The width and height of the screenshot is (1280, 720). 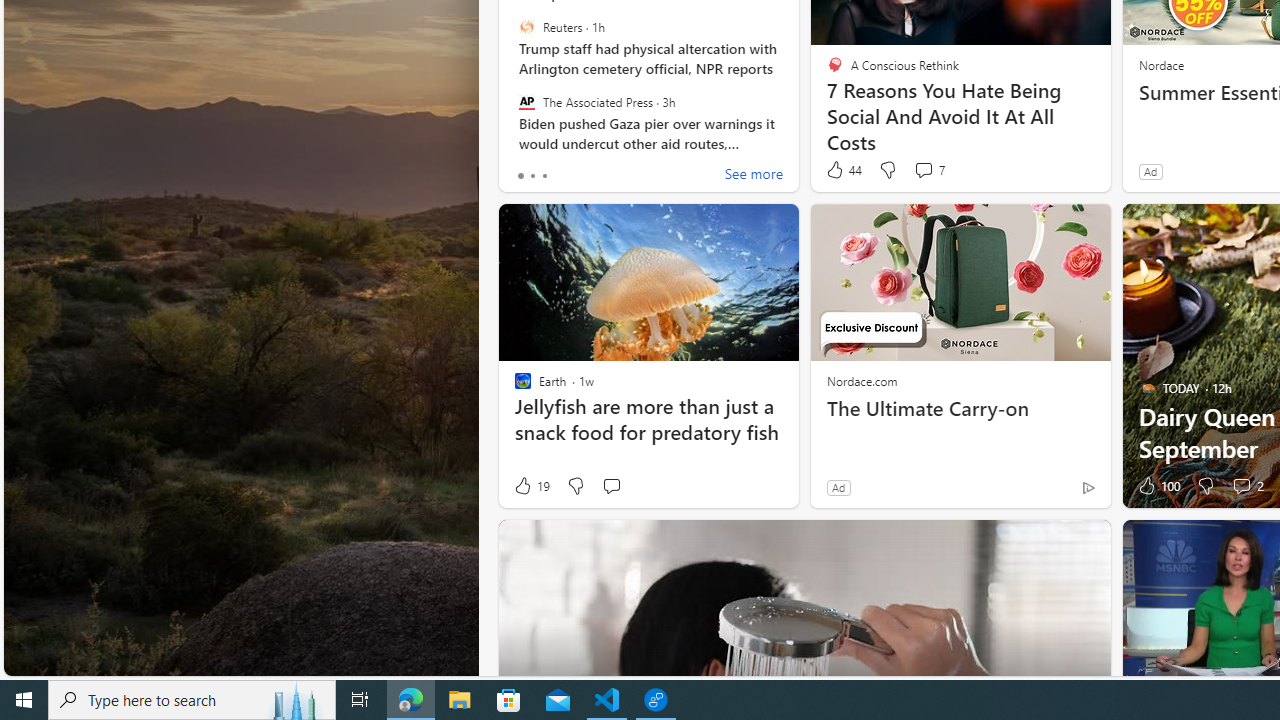 I want to click on 'View comments 2 Comment', so click(x=1240, y=486).